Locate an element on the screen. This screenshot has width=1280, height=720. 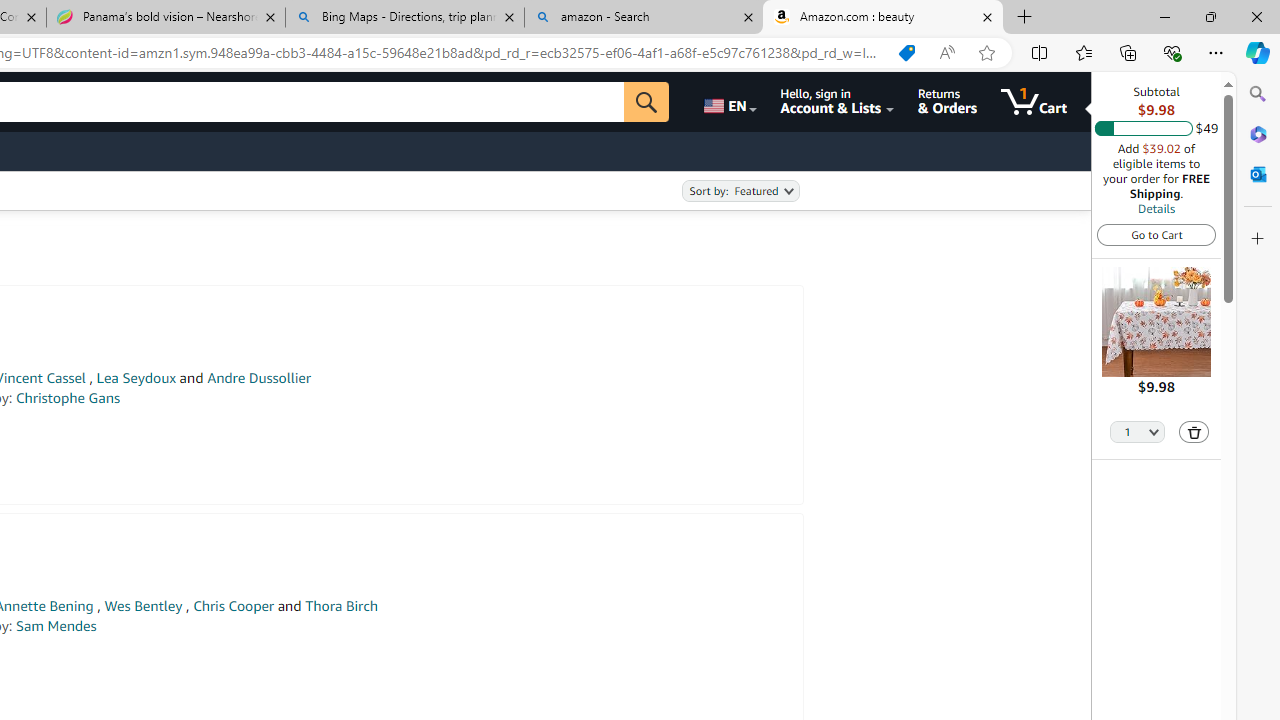
'Returns & Orders' is located at coordinates (946, 101).